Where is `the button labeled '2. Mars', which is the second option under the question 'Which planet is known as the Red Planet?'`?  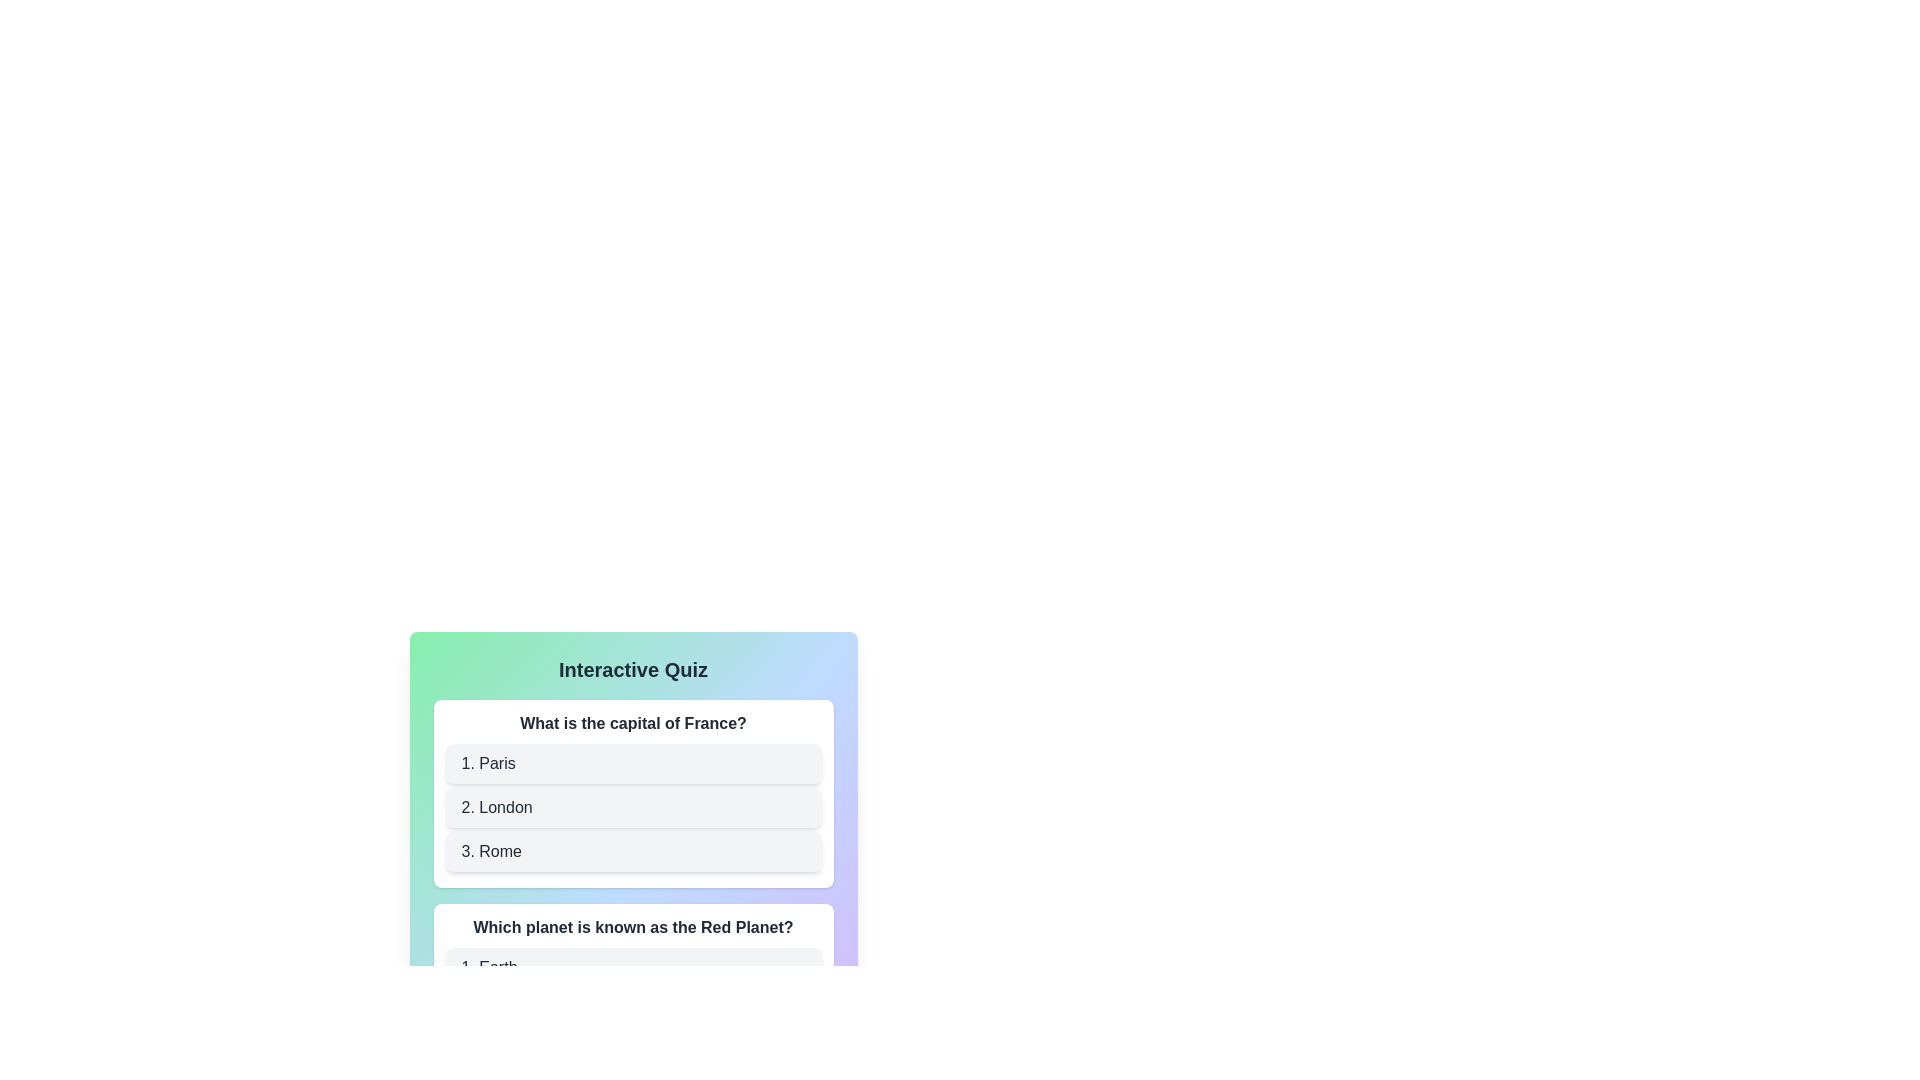 the button labeled '2. Mars', which is the second option under the question 'Which planet is known as the Red Planet?' is located at coordinates (632, 1011).